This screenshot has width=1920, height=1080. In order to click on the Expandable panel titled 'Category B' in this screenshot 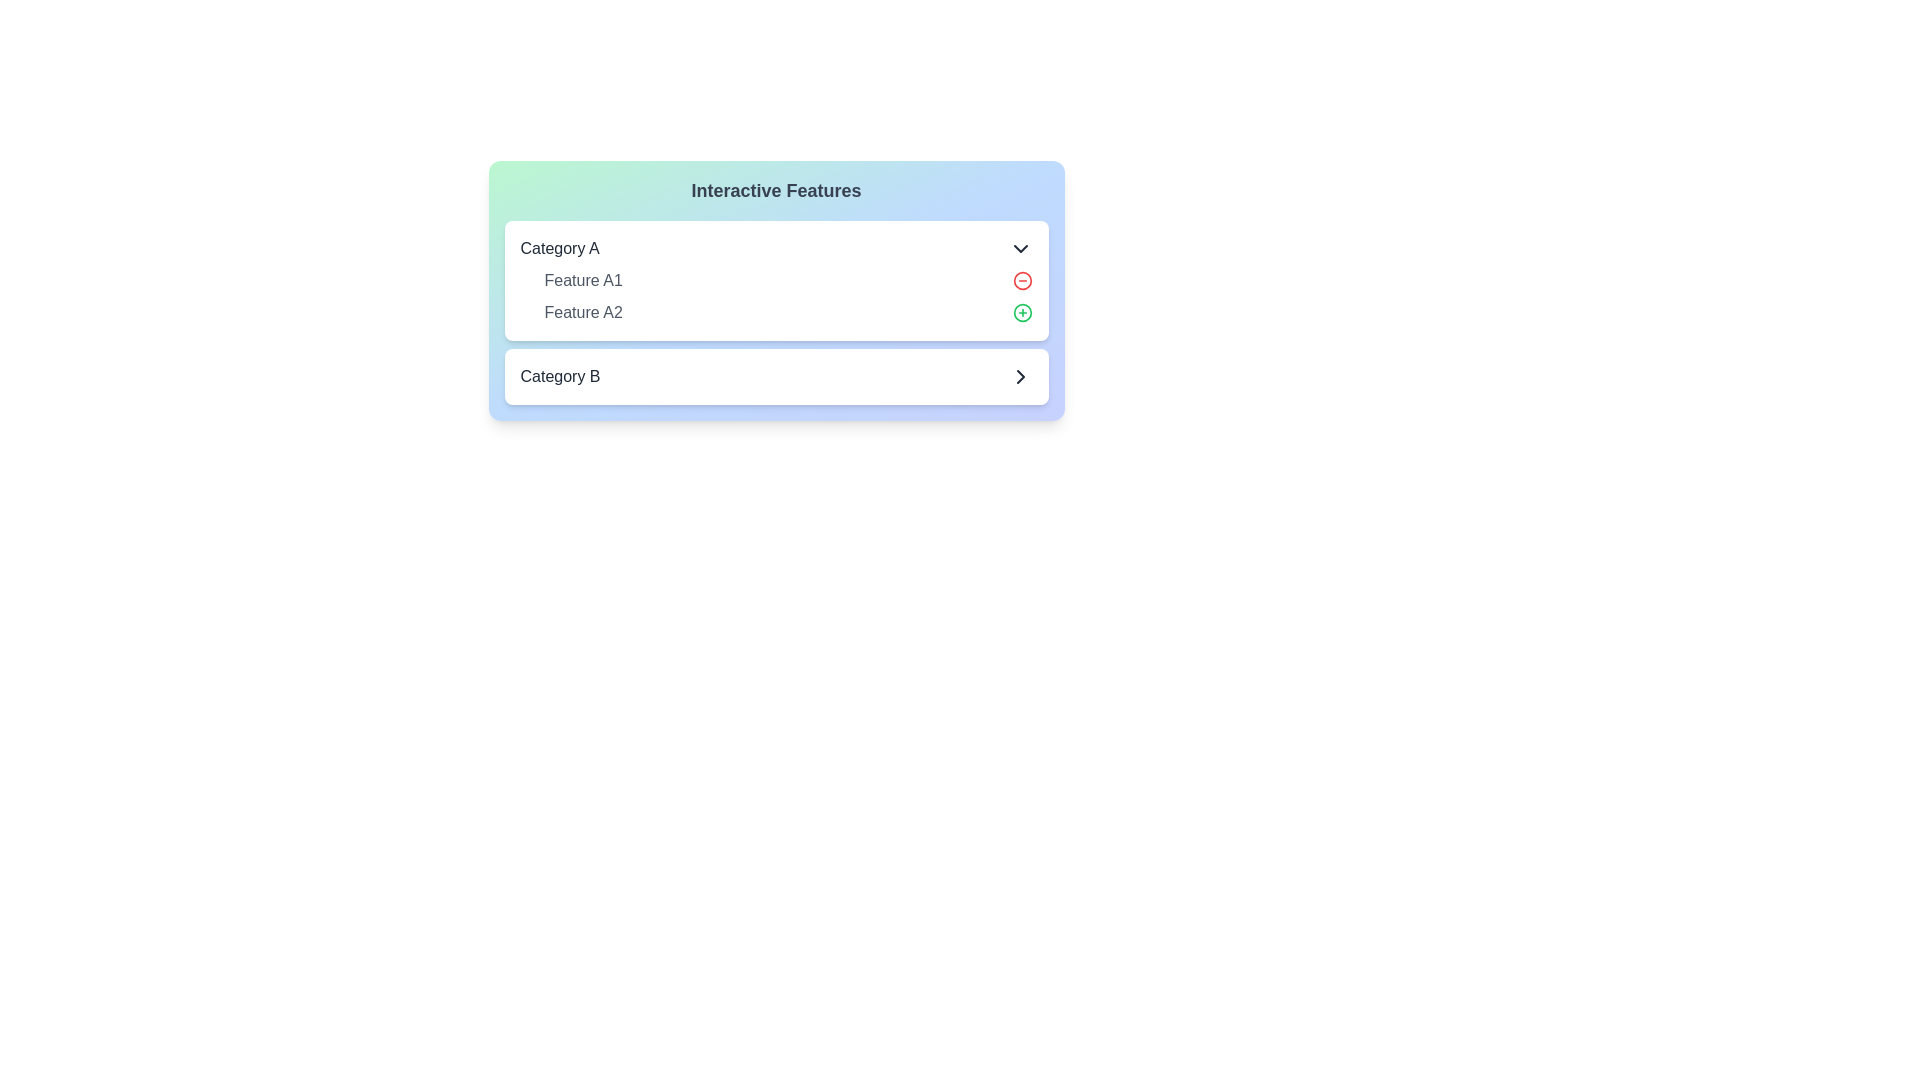, I will do `click(775, 377)`.